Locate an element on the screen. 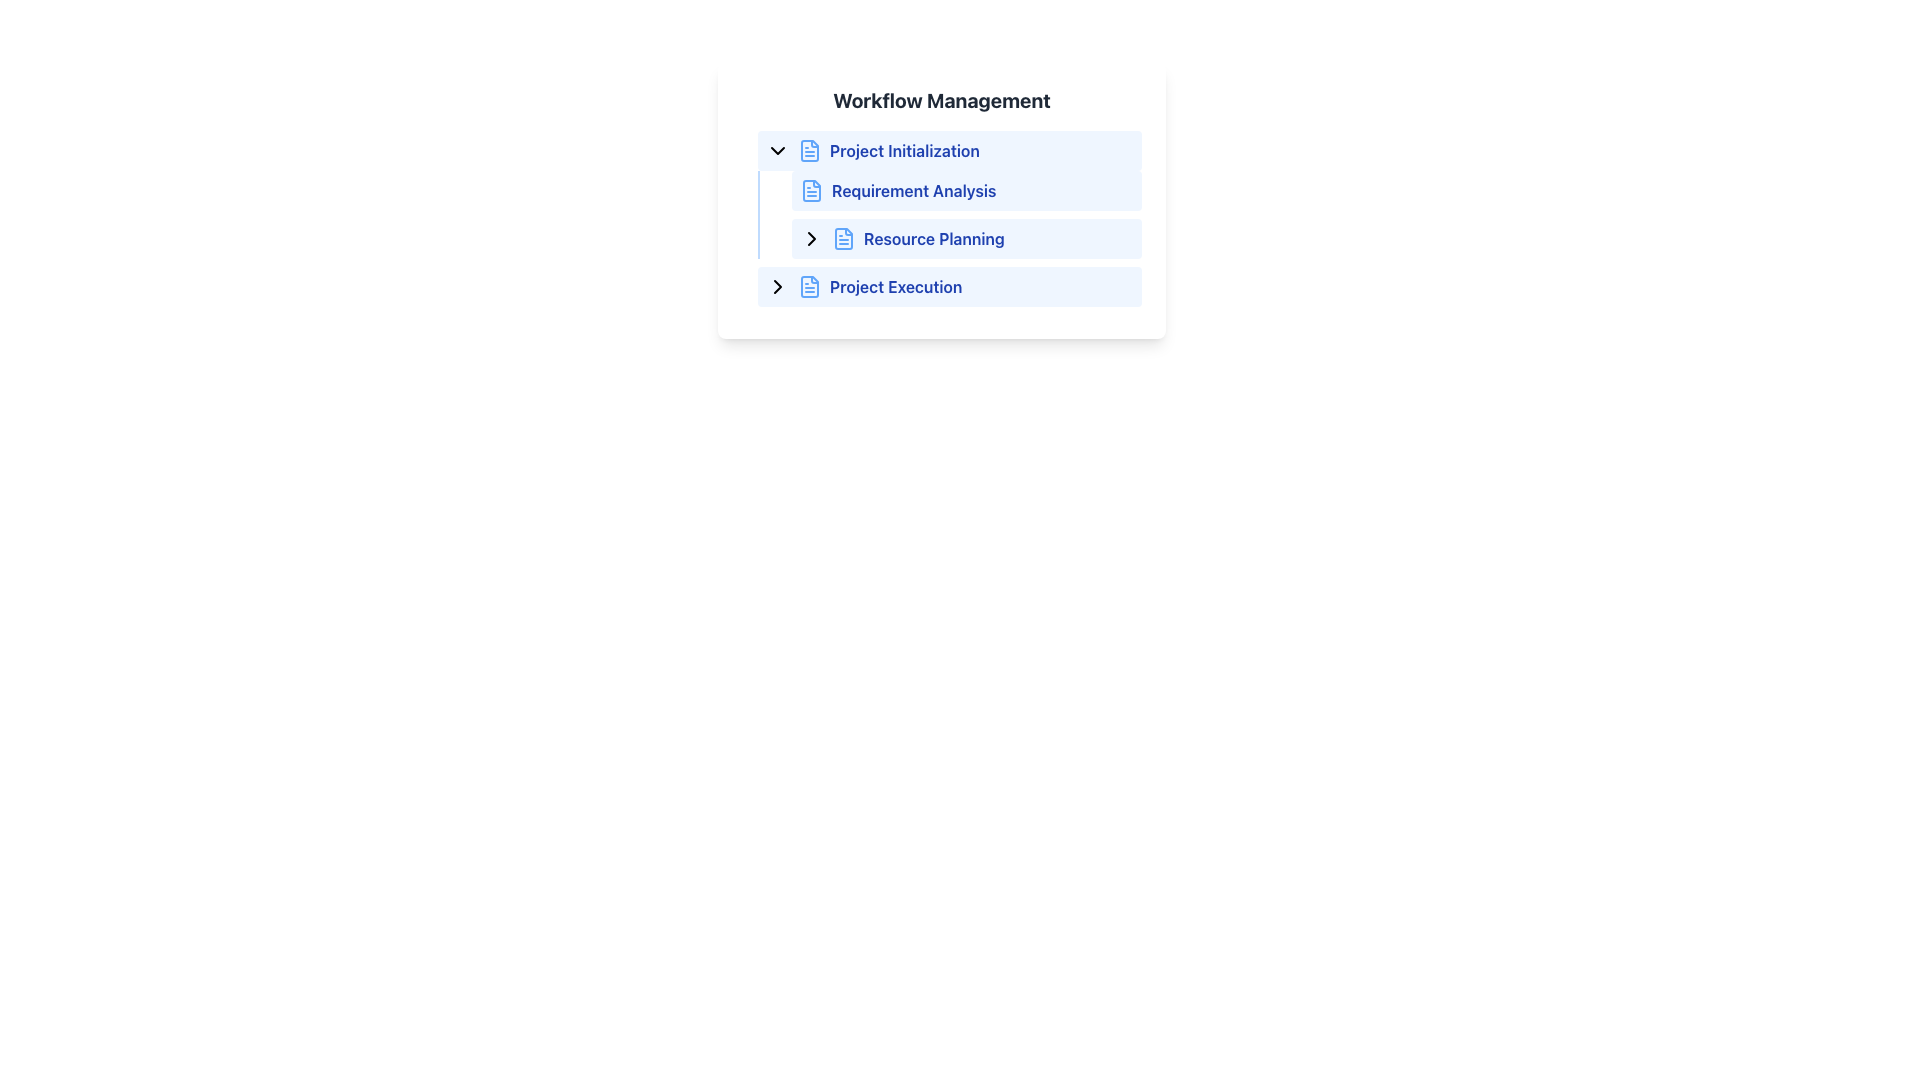 This screenshot has height=1080, width=1920. the downward-pointing chevron icon, which indicates expandable content for 'Project Initialization' is located at coordinates (776, 149).